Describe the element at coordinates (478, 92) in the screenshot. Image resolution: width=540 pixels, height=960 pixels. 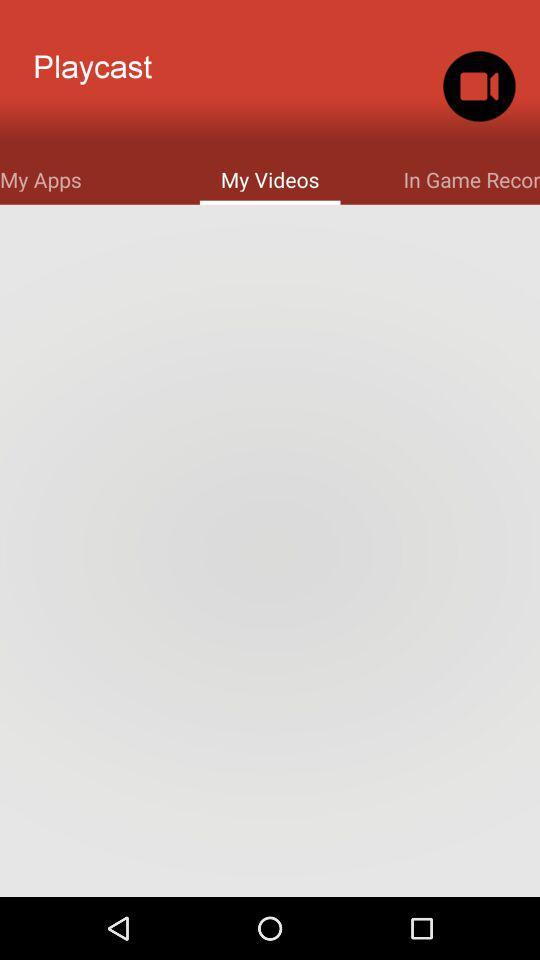
I see `the videocam icon` at that location.